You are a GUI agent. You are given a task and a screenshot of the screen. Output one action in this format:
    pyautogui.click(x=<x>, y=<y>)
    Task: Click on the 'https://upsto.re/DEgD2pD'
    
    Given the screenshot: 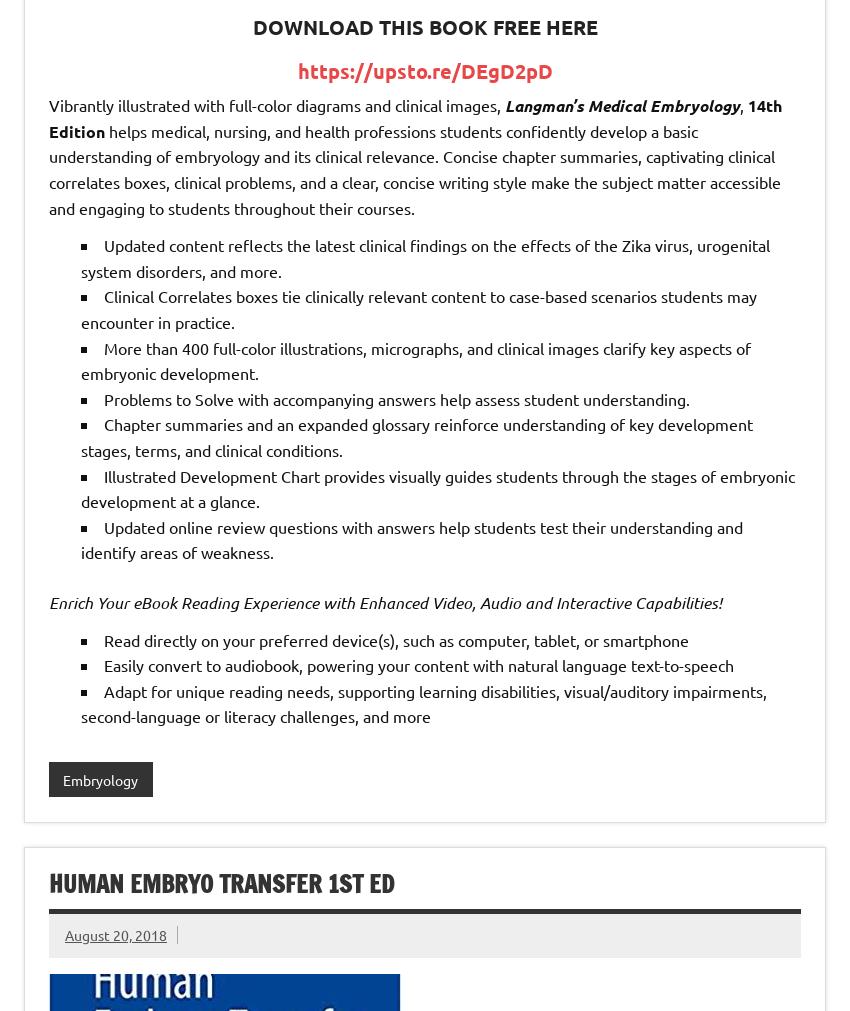 What is the action you would take?
    pyautogui.click(x=424, y=69)
    